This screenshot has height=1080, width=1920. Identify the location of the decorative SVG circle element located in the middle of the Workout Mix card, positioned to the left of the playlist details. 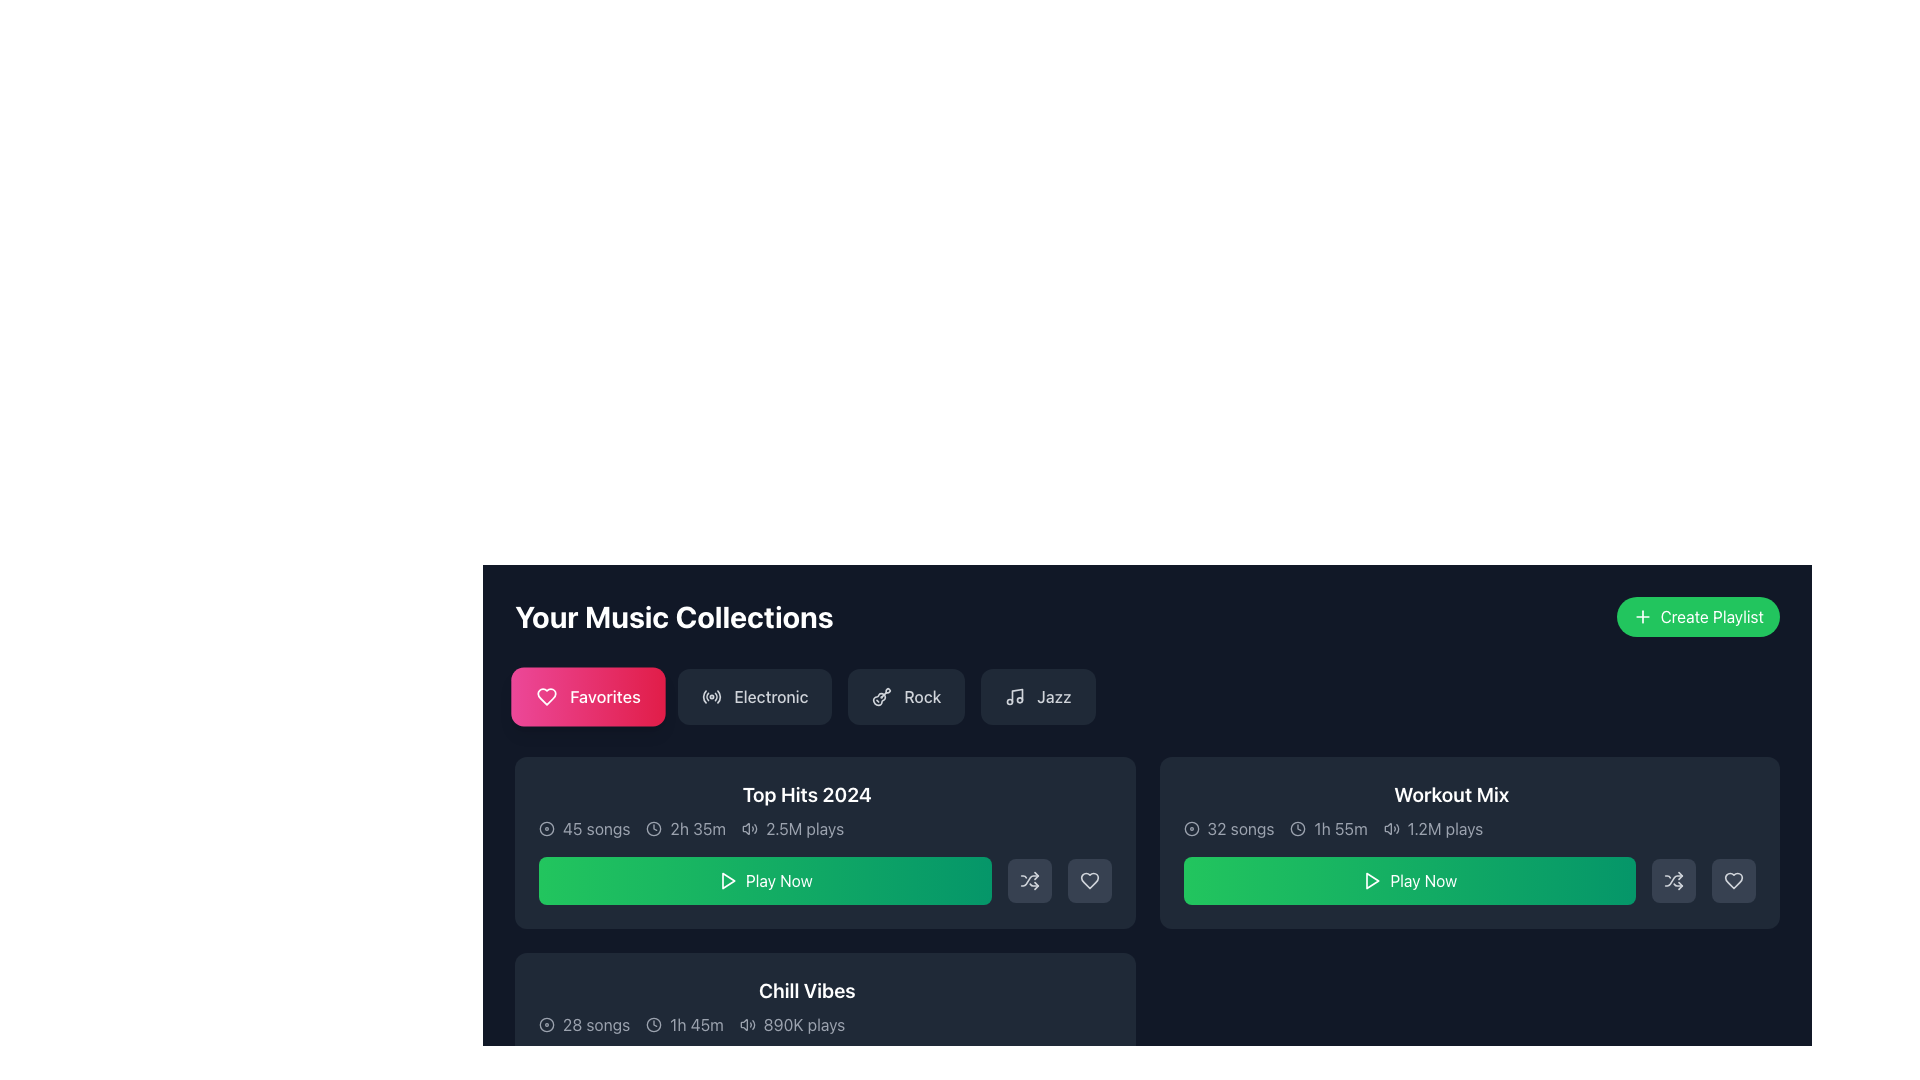
(1191, 829).